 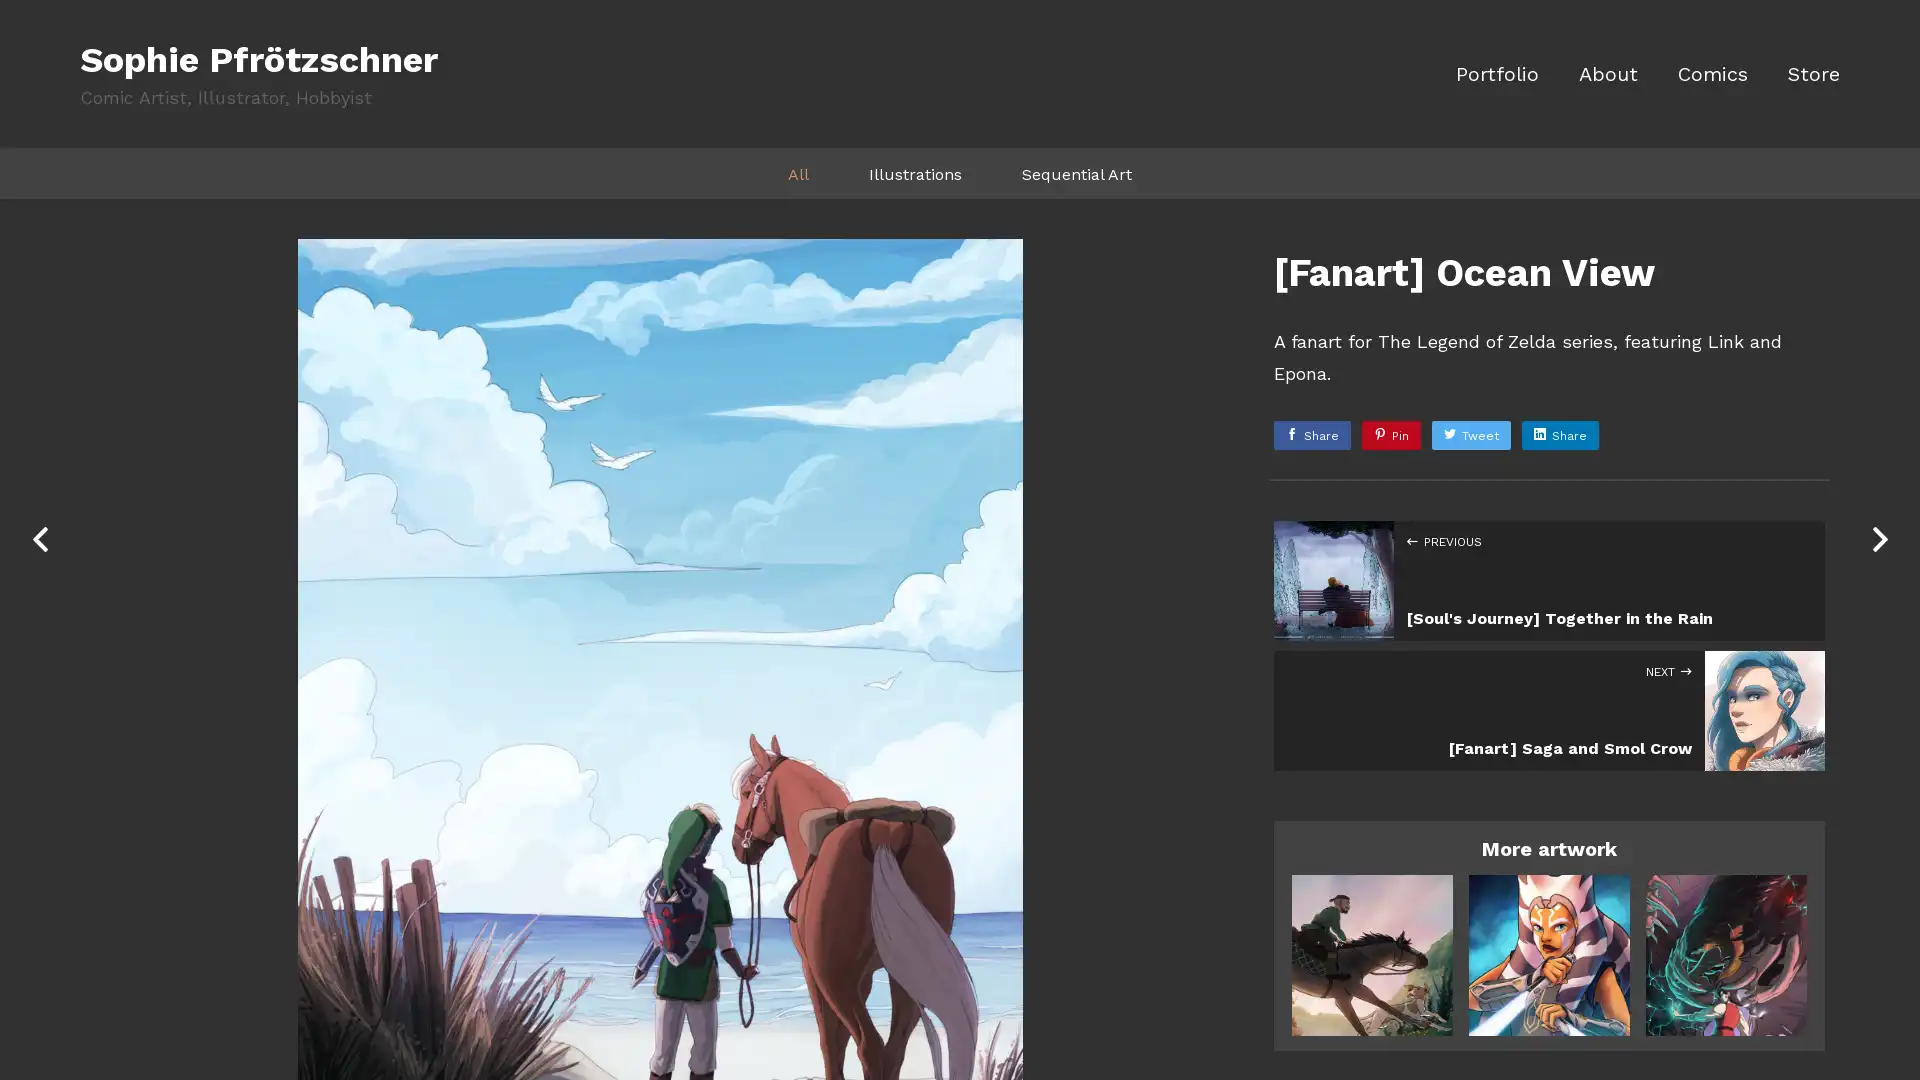 What do you see at coordinates (1312, 434) in the screenshot?
I see `Share` at bounding box center [1312, 434].